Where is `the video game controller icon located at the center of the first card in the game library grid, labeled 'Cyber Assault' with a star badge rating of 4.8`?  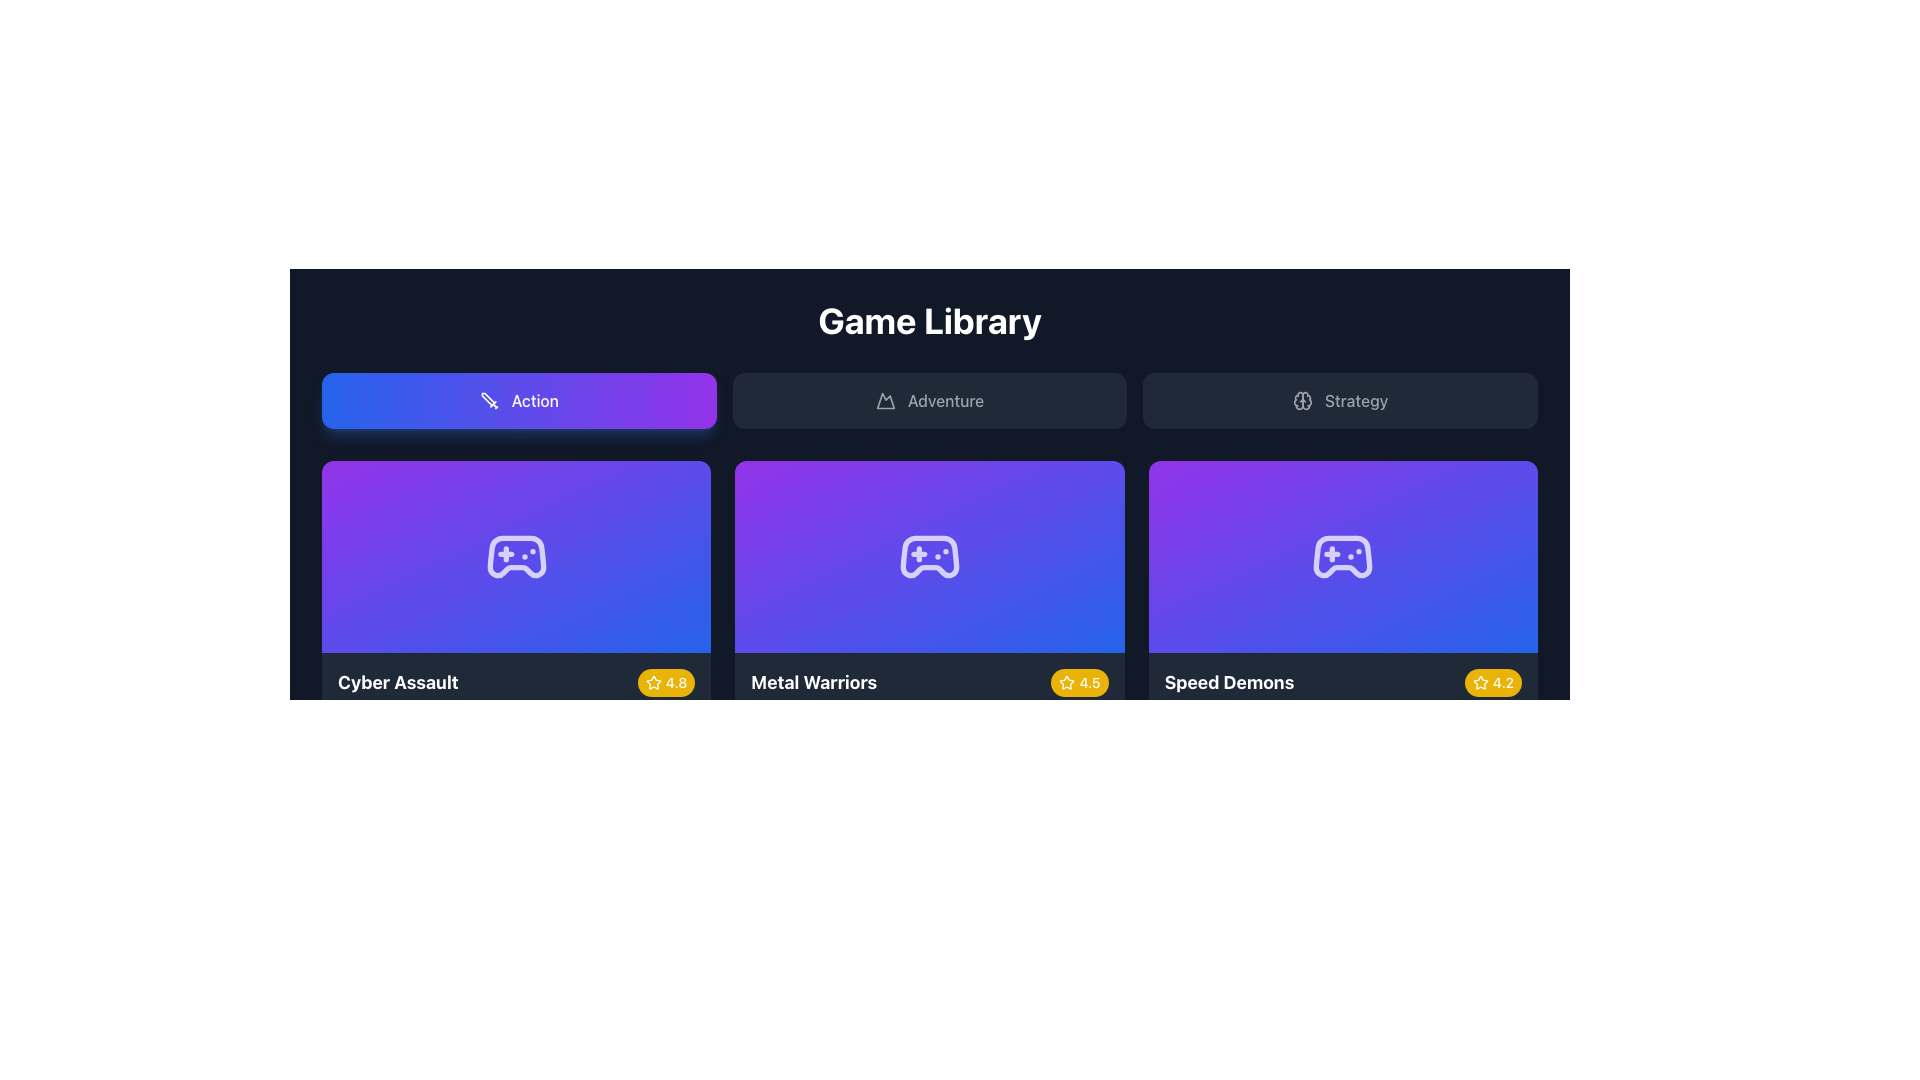 the video game controller icon located at the center of the first card in the game library grid, labeled 'Cyber Assault' with a star badge rating of 4.8 is located at coordinates (516, 556).